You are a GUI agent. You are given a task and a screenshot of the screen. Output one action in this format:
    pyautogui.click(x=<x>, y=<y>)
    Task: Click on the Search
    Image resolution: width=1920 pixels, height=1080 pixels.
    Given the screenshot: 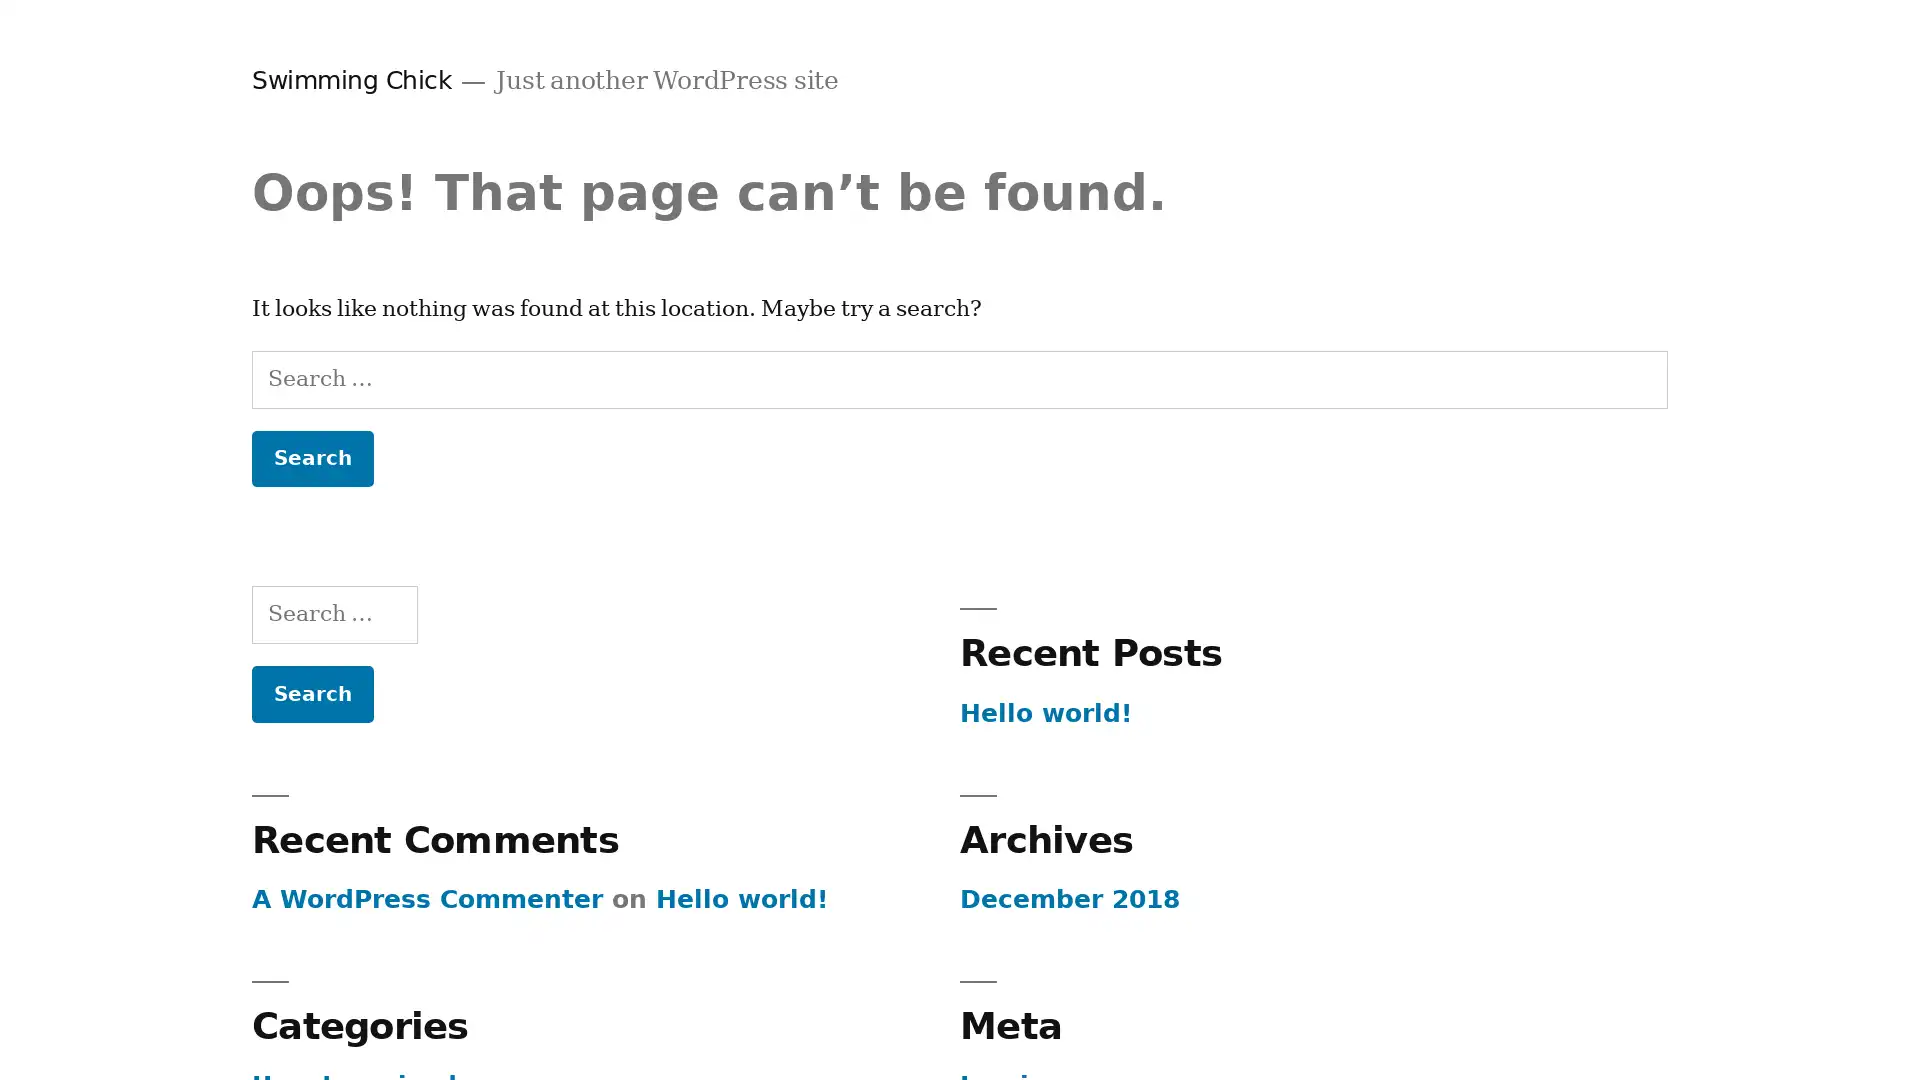 What is the action you would take?
    pyautogui.click(x=311, y=692)
    